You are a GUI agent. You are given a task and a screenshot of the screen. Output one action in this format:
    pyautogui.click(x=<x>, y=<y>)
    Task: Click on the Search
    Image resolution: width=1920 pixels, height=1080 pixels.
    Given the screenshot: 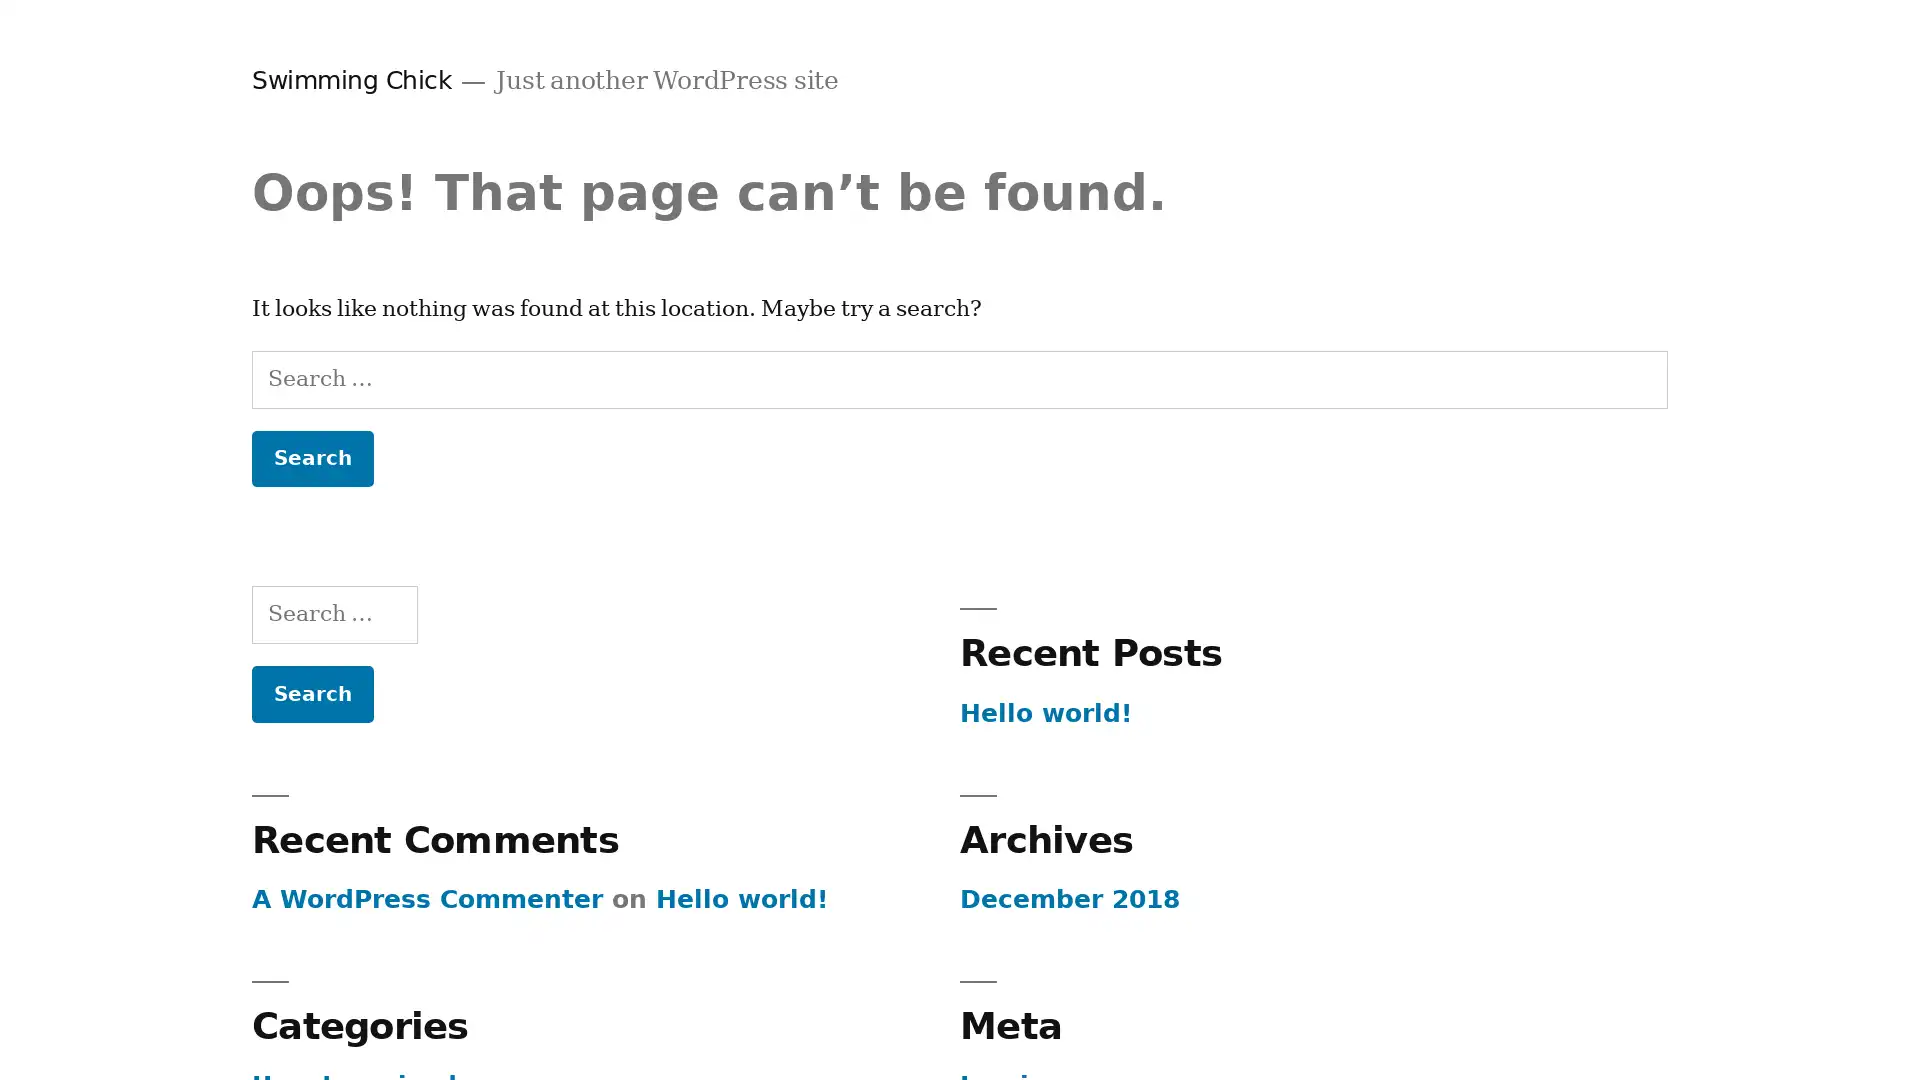 What is the action you would take?
    pyautogui.click(x=311, y=692)
    